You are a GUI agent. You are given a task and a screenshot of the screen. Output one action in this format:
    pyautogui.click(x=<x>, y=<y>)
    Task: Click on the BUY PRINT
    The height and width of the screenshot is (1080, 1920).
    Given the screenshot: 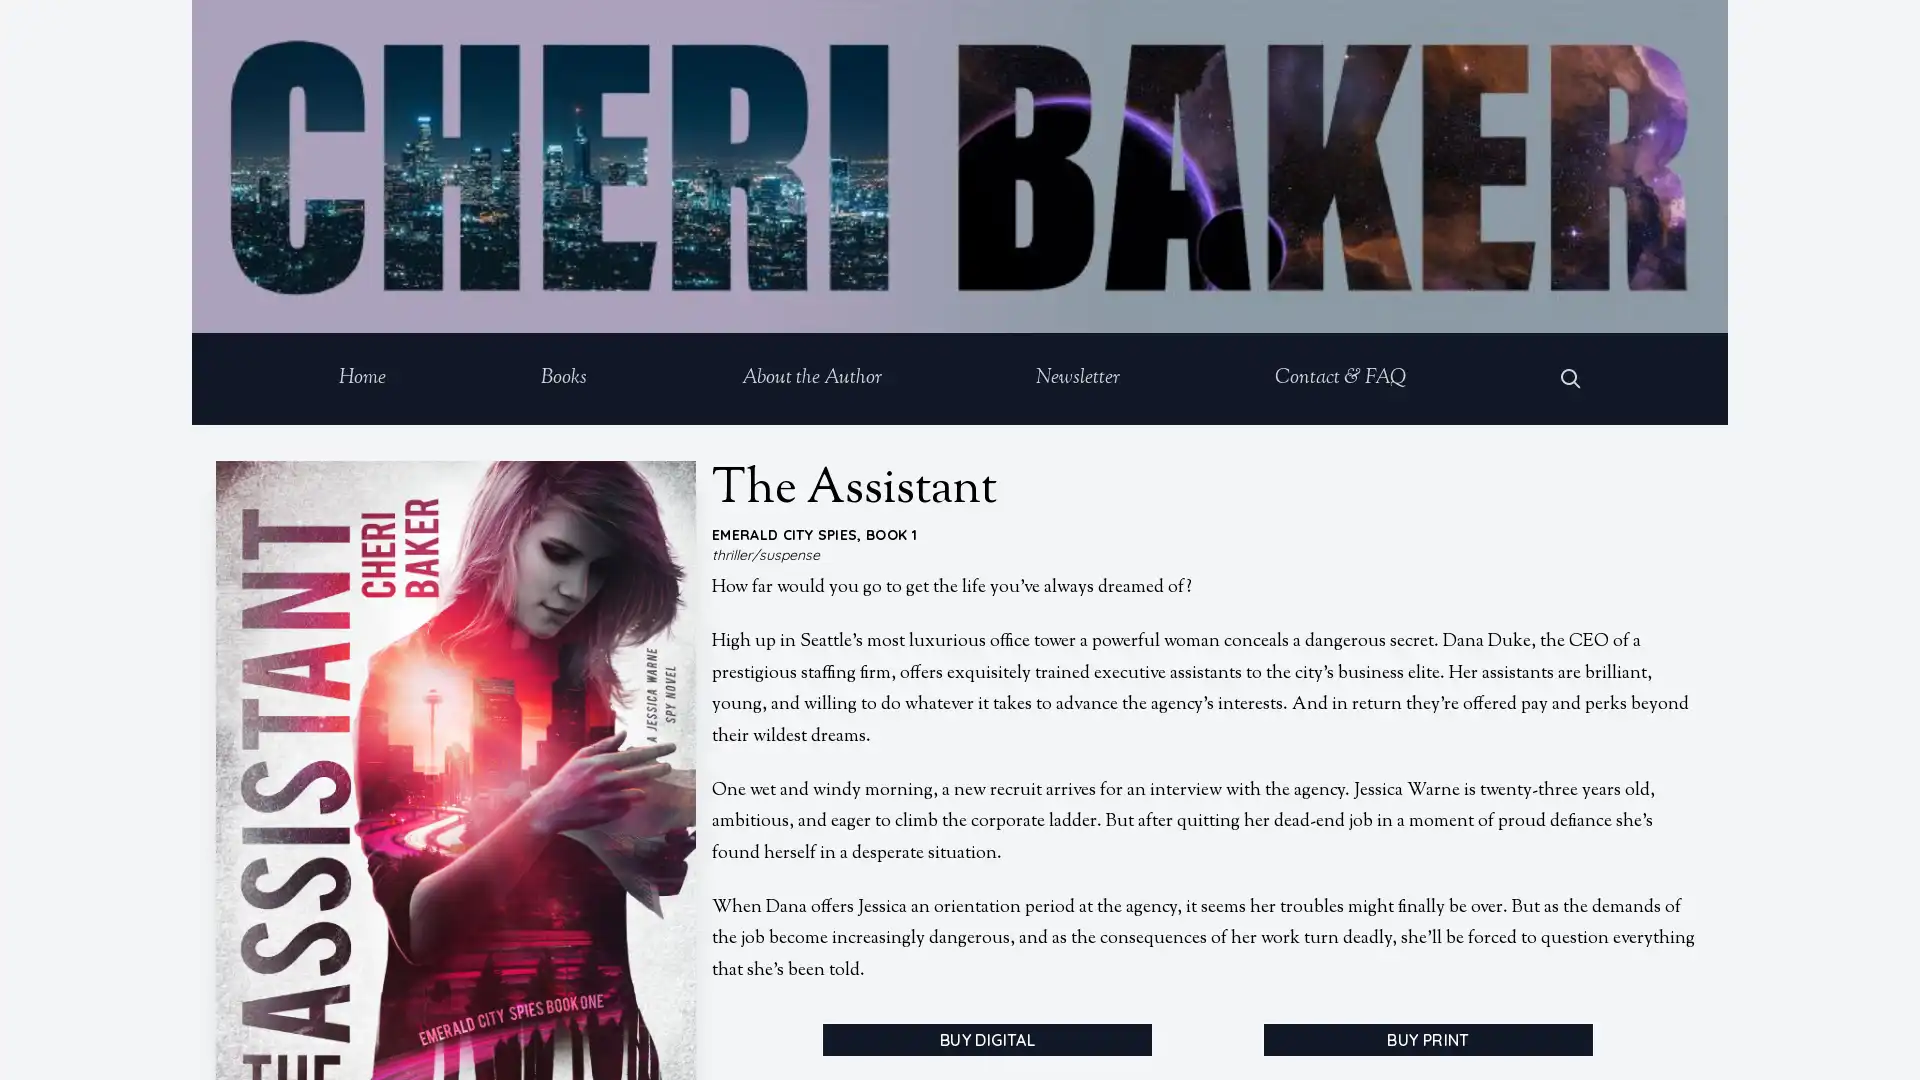 What is the action you would take?
    pyautogui.click(x=1427, y=1037)
    